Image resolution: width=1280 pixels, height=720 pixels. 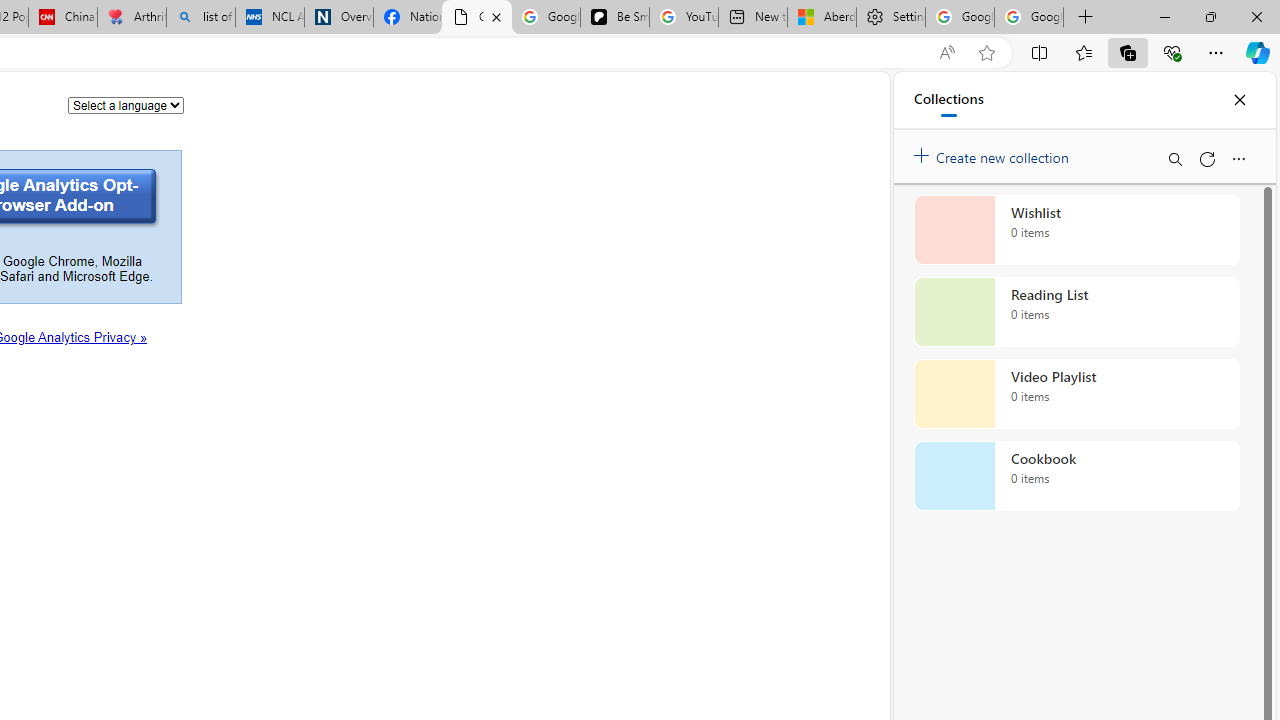 I want to click on 'Create new collection', so click(x=995, y=152).